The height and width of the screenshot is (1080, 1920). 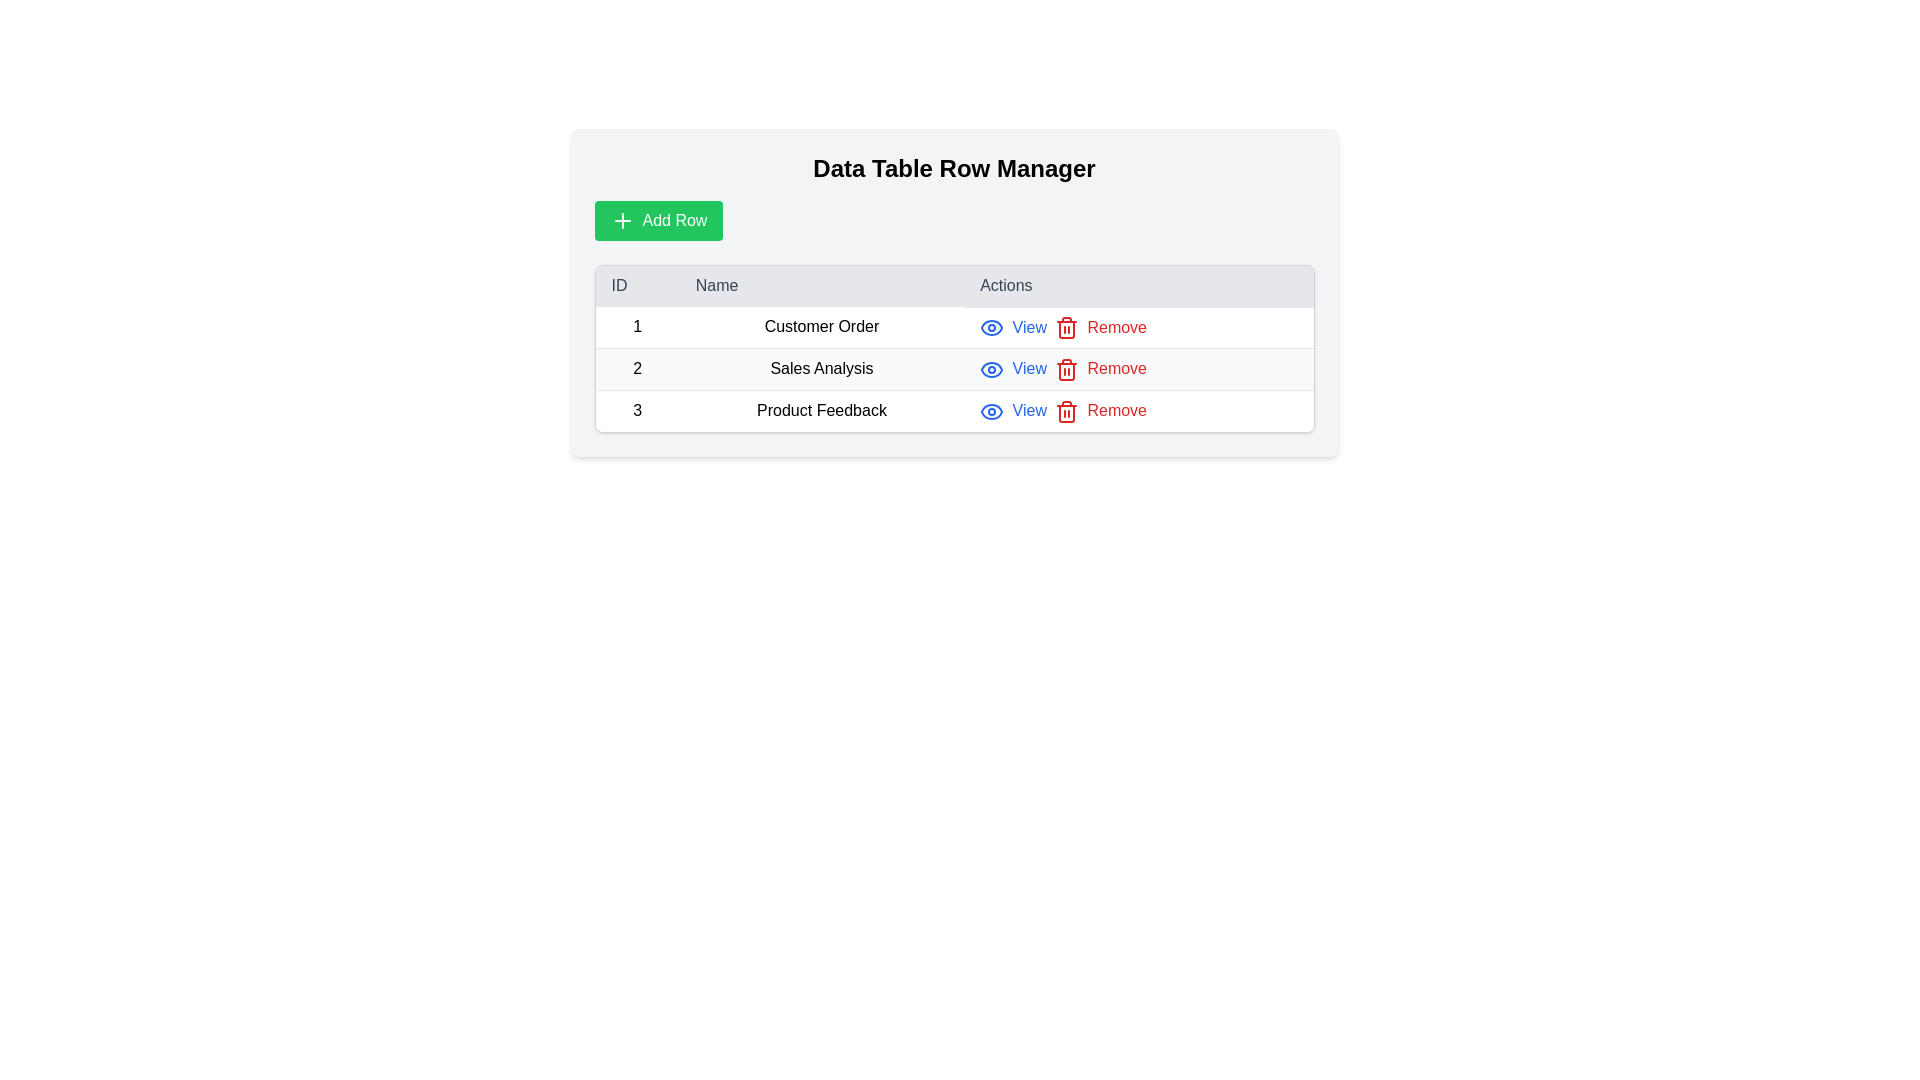 I want to click on the 'Remove' button located in the 'Actions' column of the third row of the table, so click(x=1099, y=410).